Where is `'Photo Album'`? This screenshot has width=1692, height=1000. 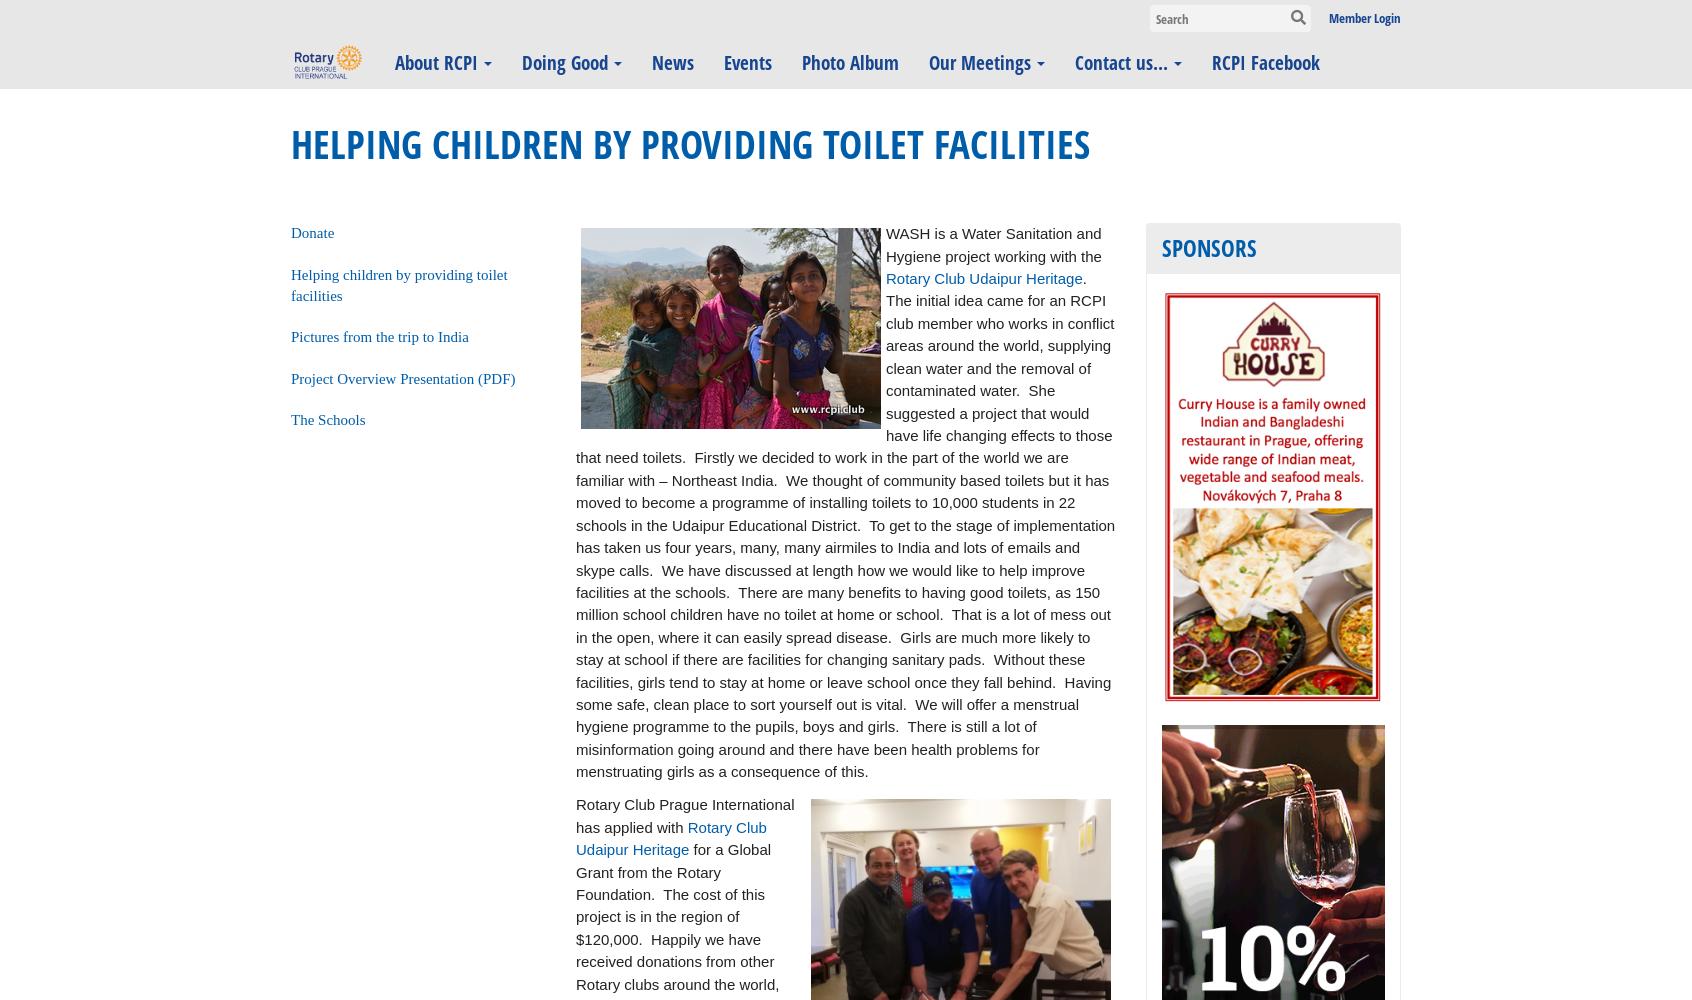
'Photo Album' is located at coordinates (802, 62).